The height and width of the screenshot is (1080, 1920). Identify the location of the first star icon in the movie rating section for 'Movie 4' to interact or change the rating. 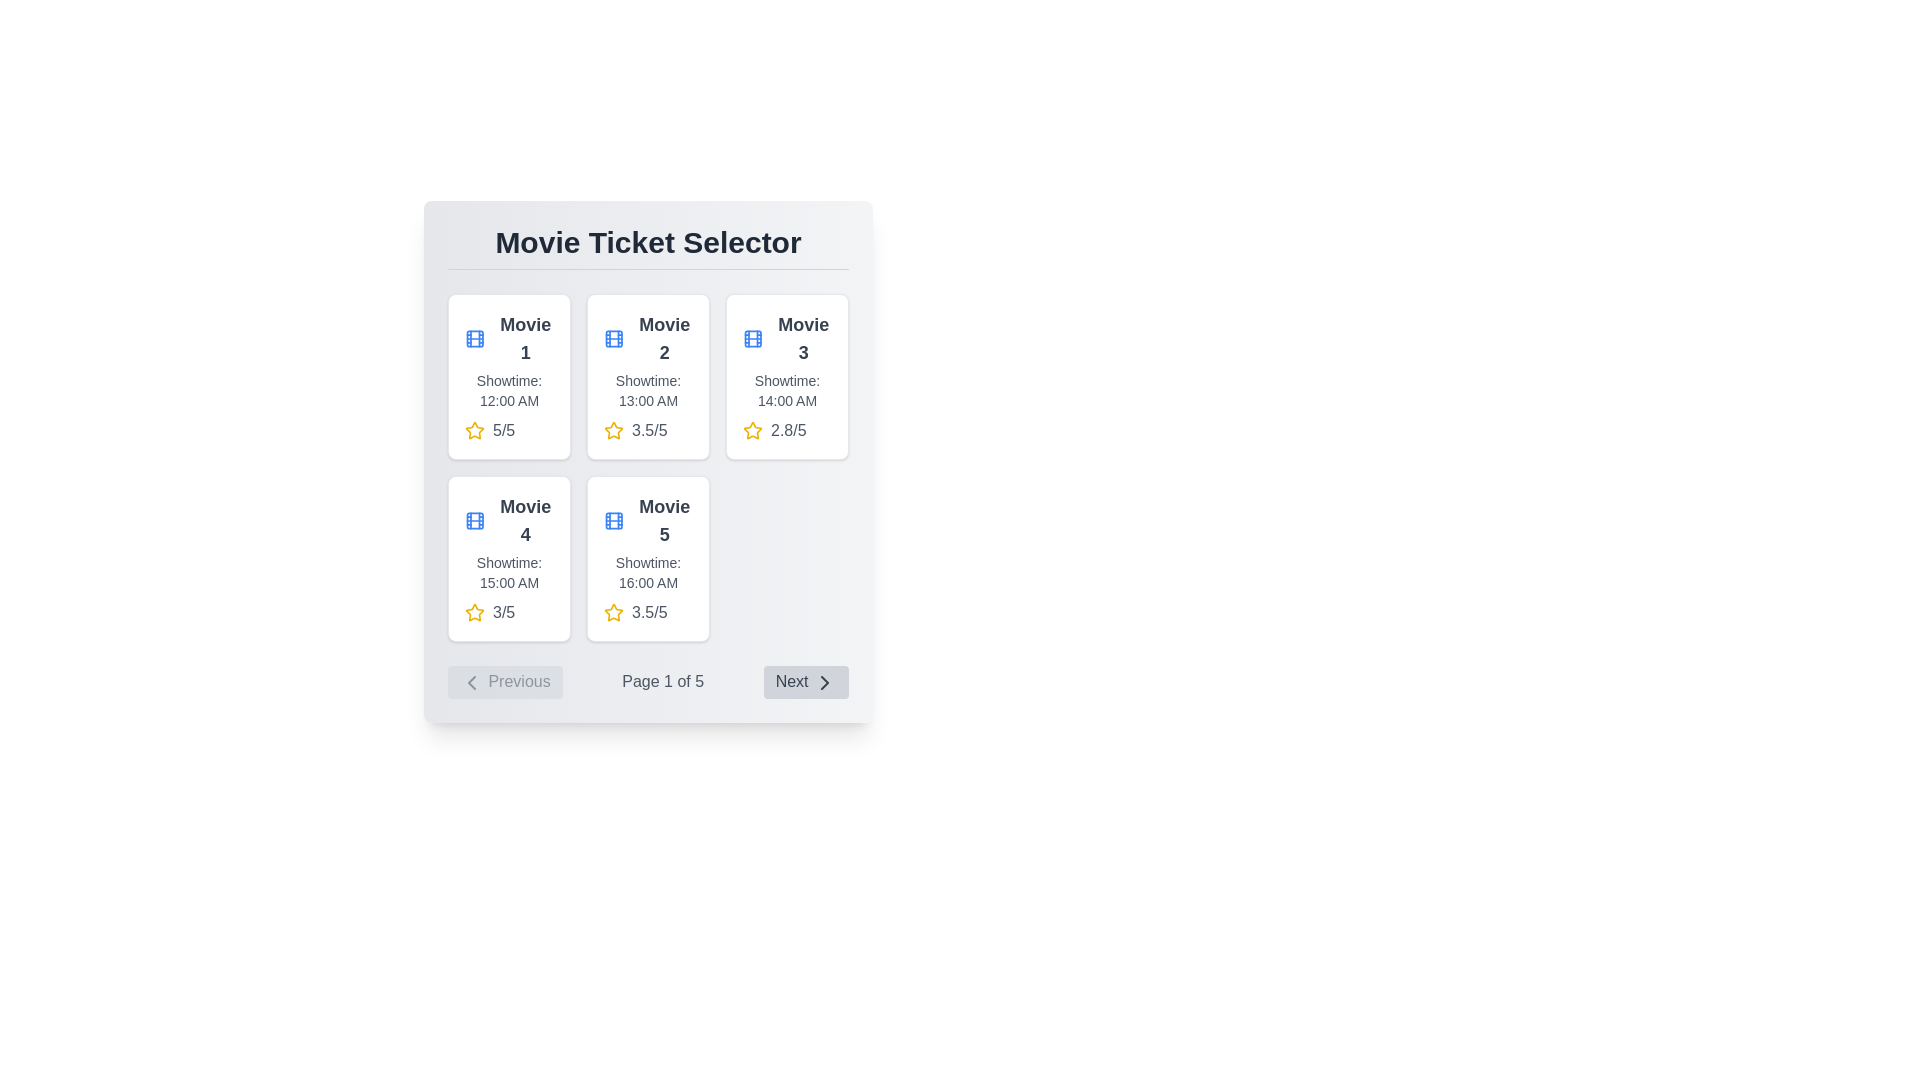
(474, 612).